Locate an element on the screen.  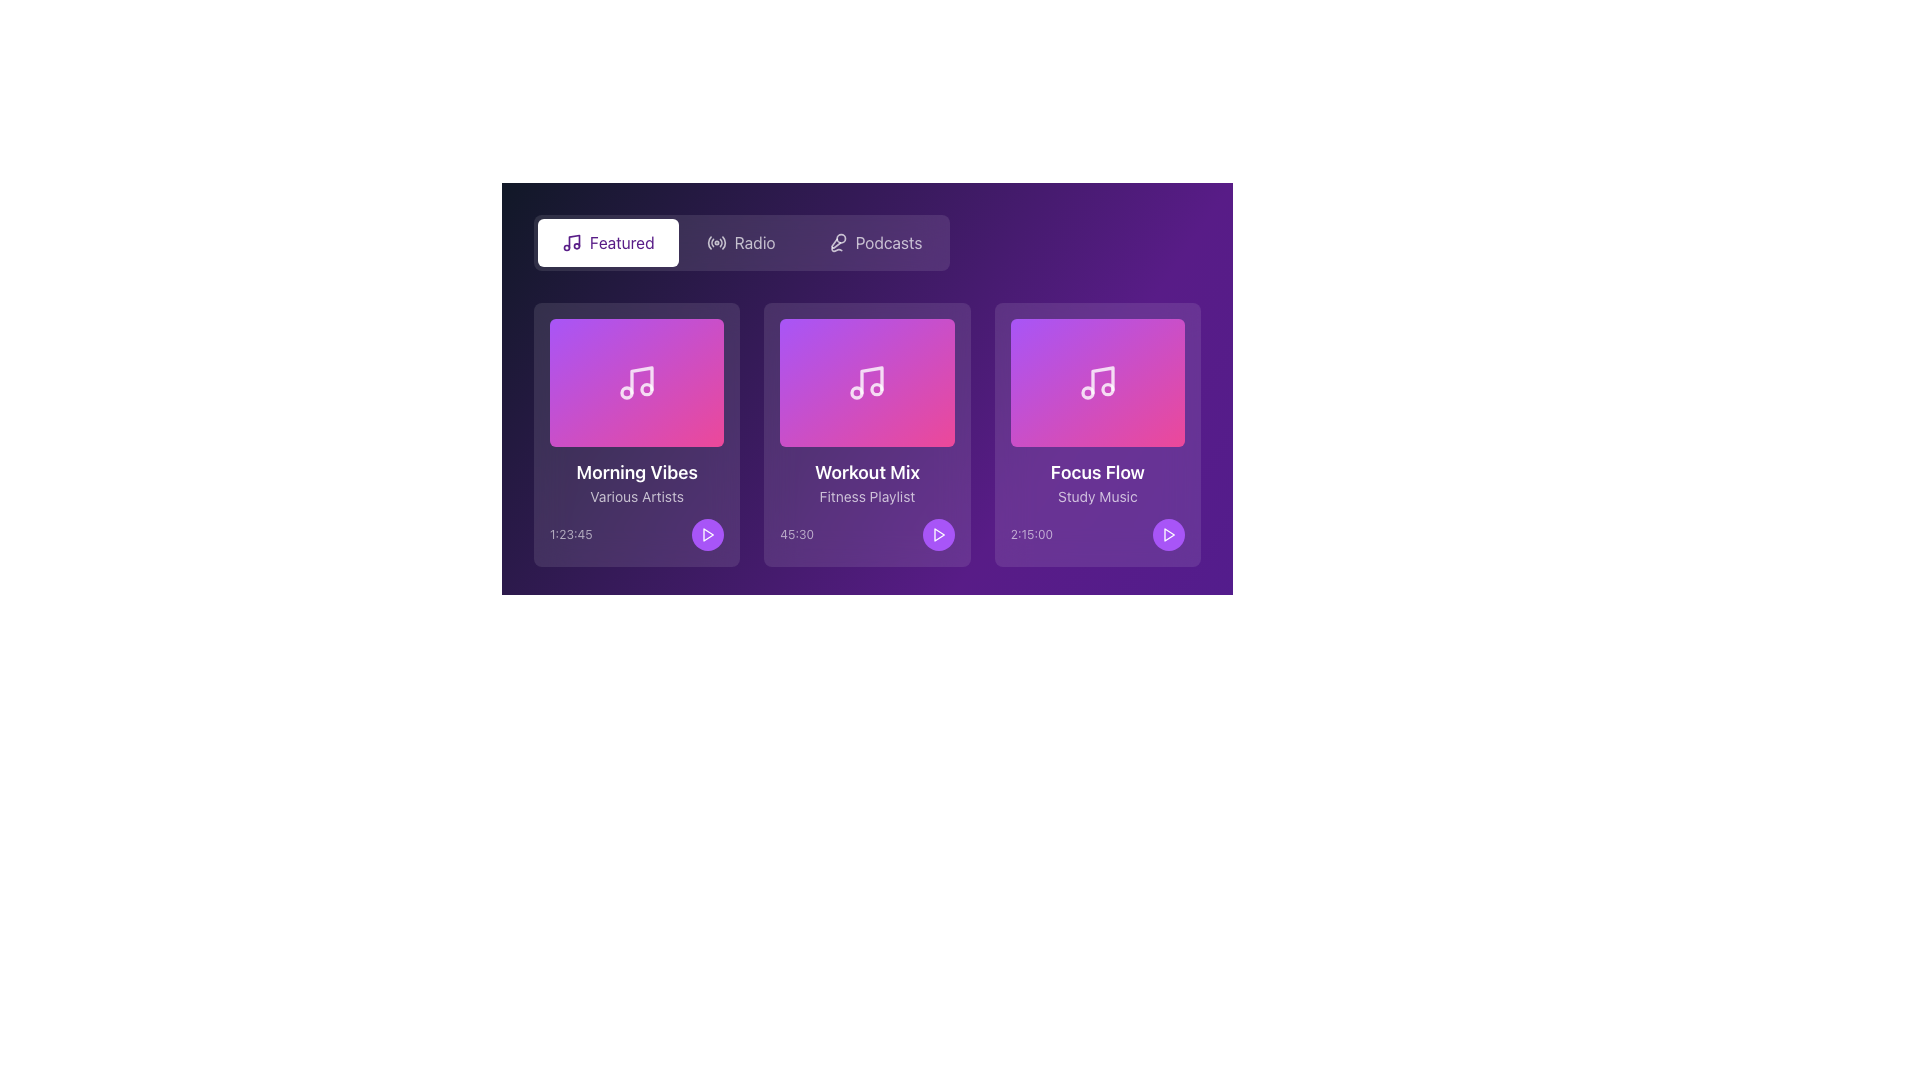
the first button in the group is located at coordinates (607, 242).